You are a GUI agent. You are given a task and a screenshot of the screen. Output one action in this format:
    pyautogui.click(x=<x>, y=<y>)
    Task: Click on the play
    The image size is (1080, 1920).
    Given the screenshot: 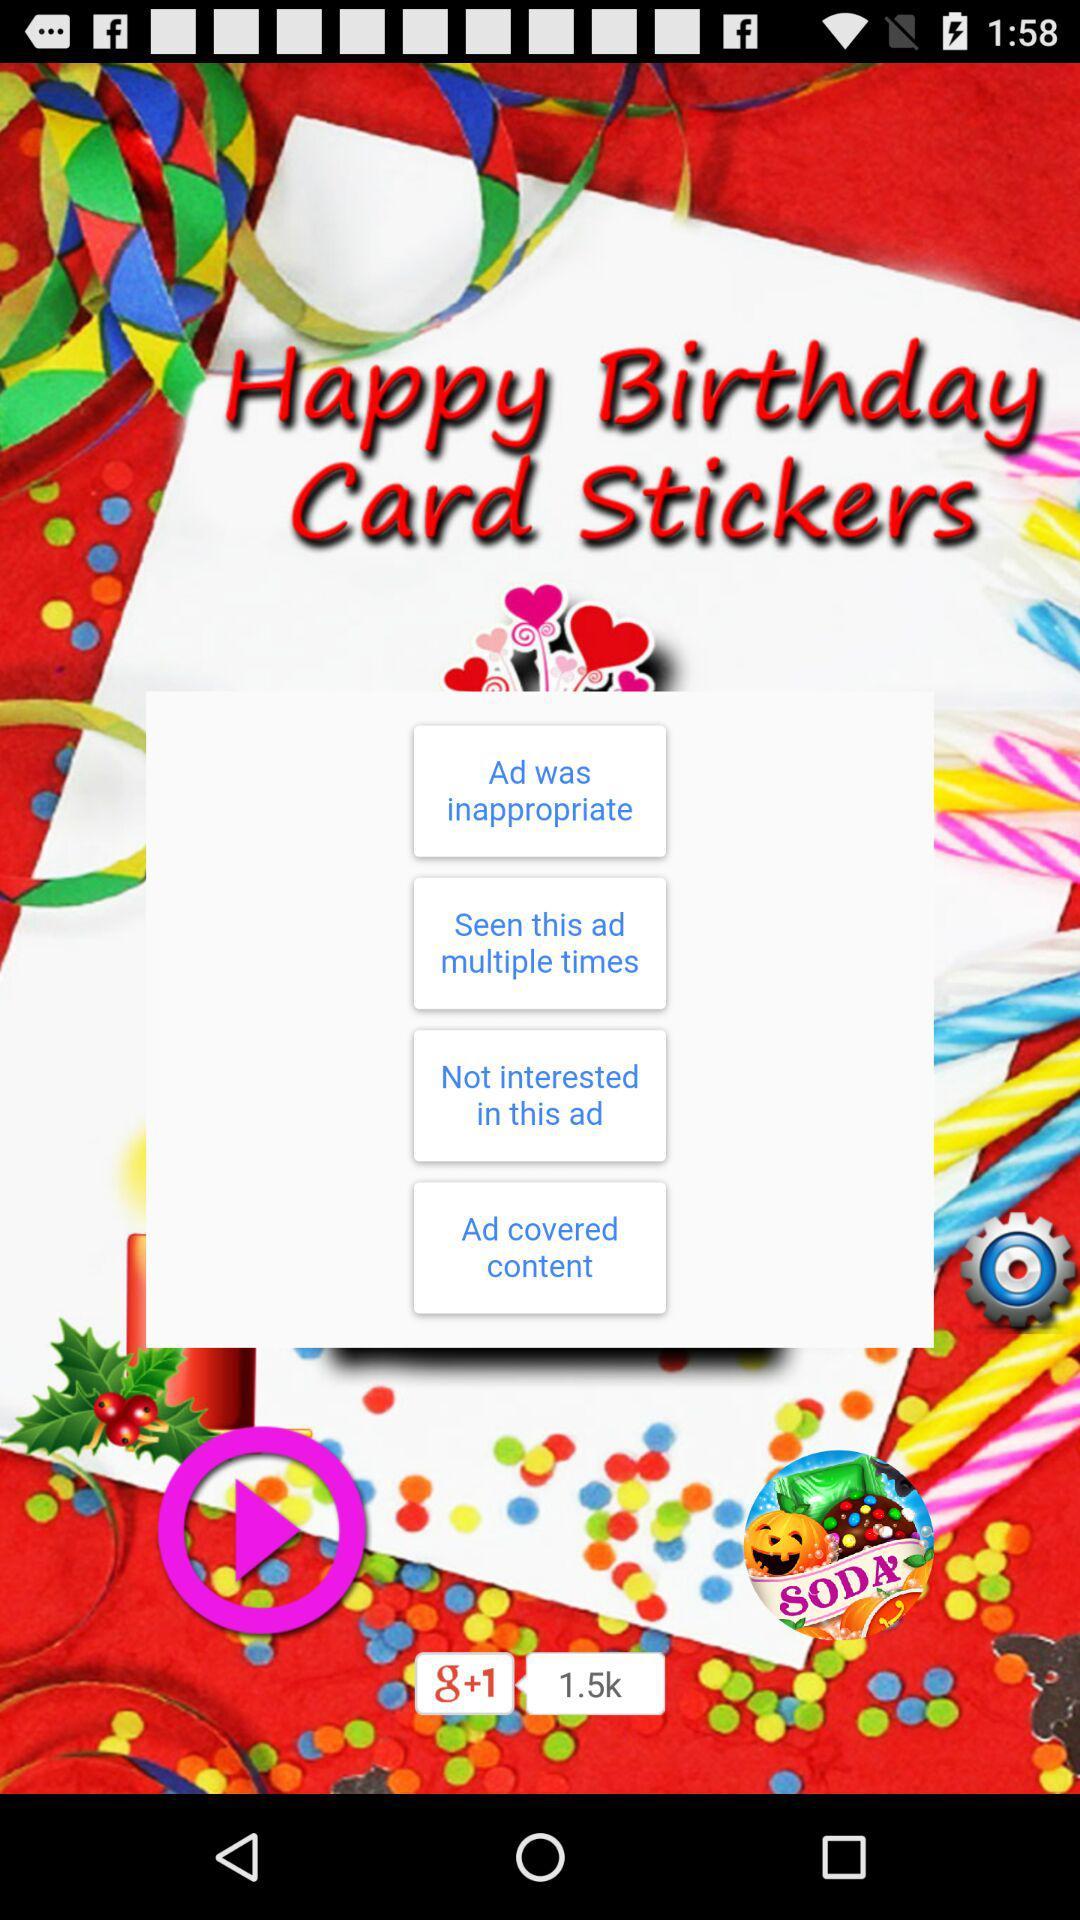 What is the action you would take?
    pyautogui.click(x=260, y=1530)
    